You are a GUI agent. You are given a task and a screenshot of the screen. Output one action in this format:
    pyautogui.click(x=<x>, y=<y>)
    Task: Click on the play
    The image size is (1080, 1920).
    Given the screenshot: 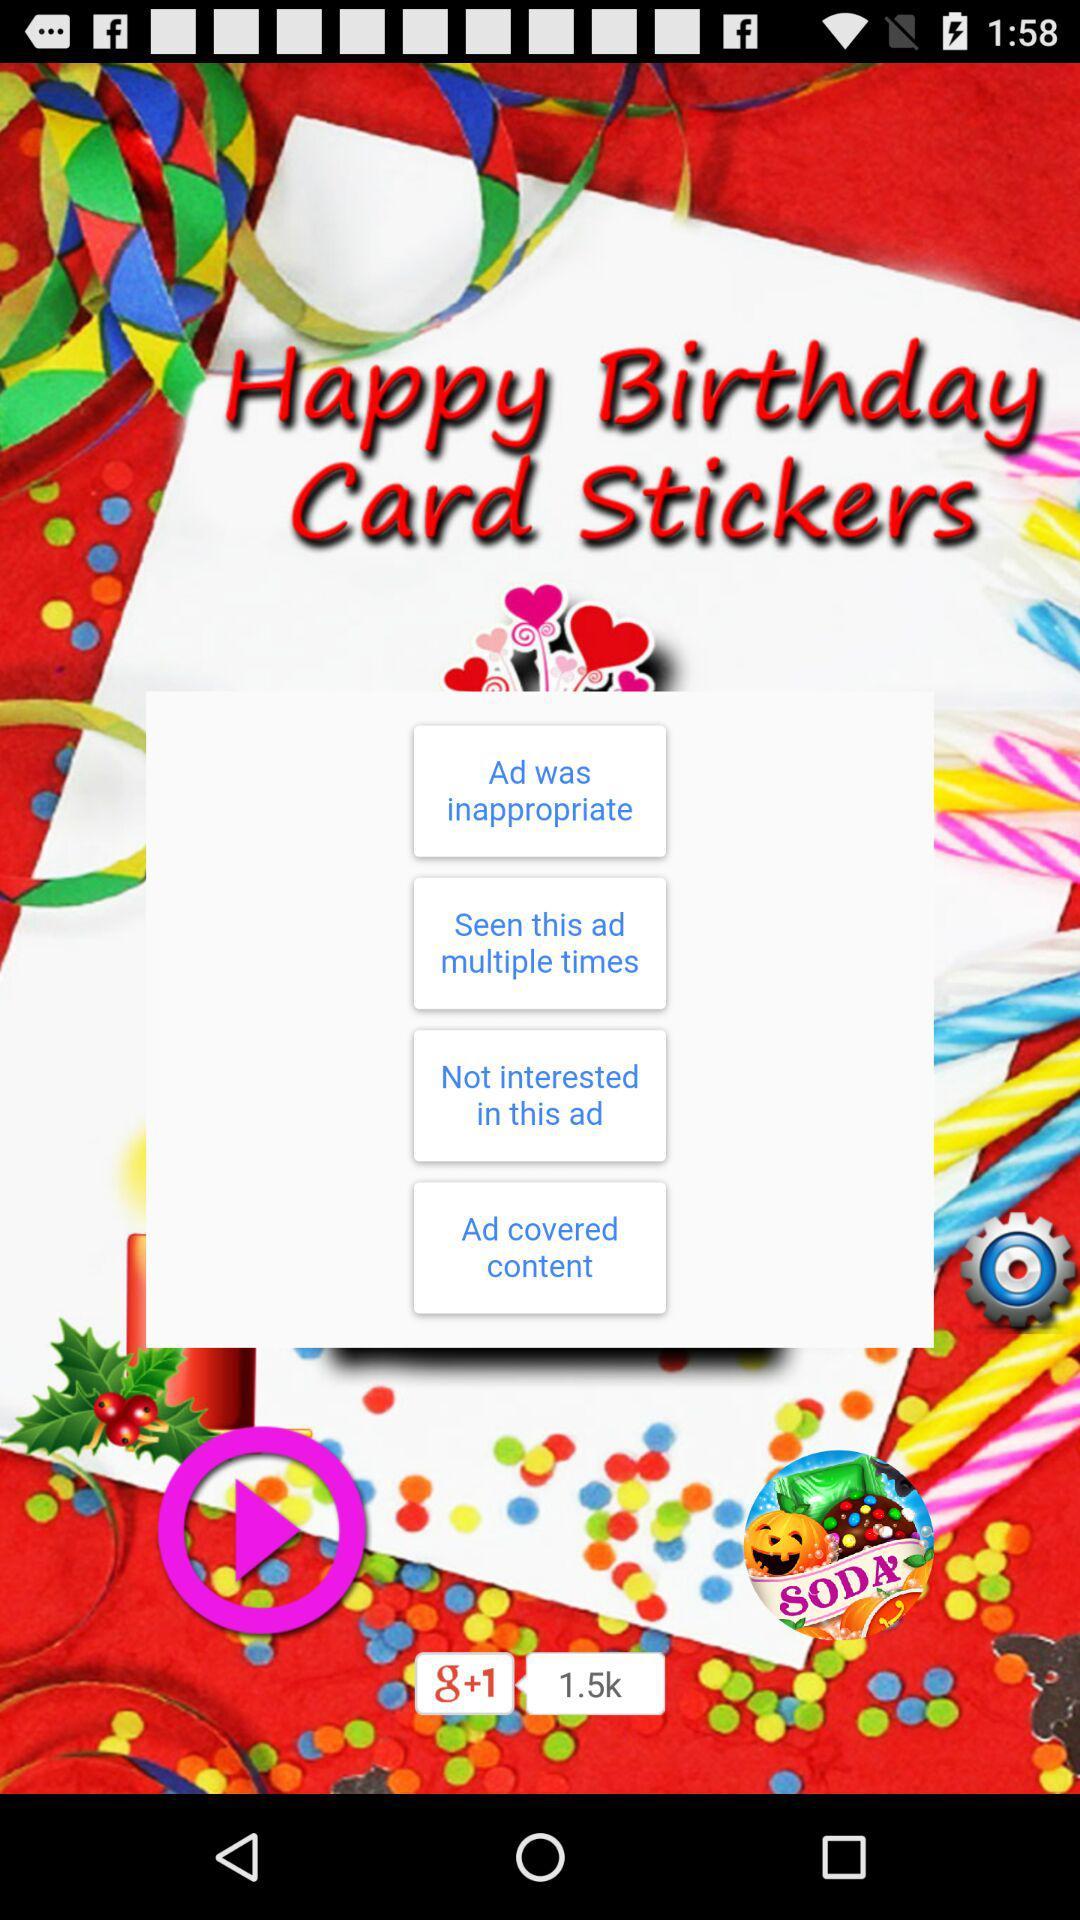 What is the action you would take?
    pyautogui.click(x=260, y=1530)
    